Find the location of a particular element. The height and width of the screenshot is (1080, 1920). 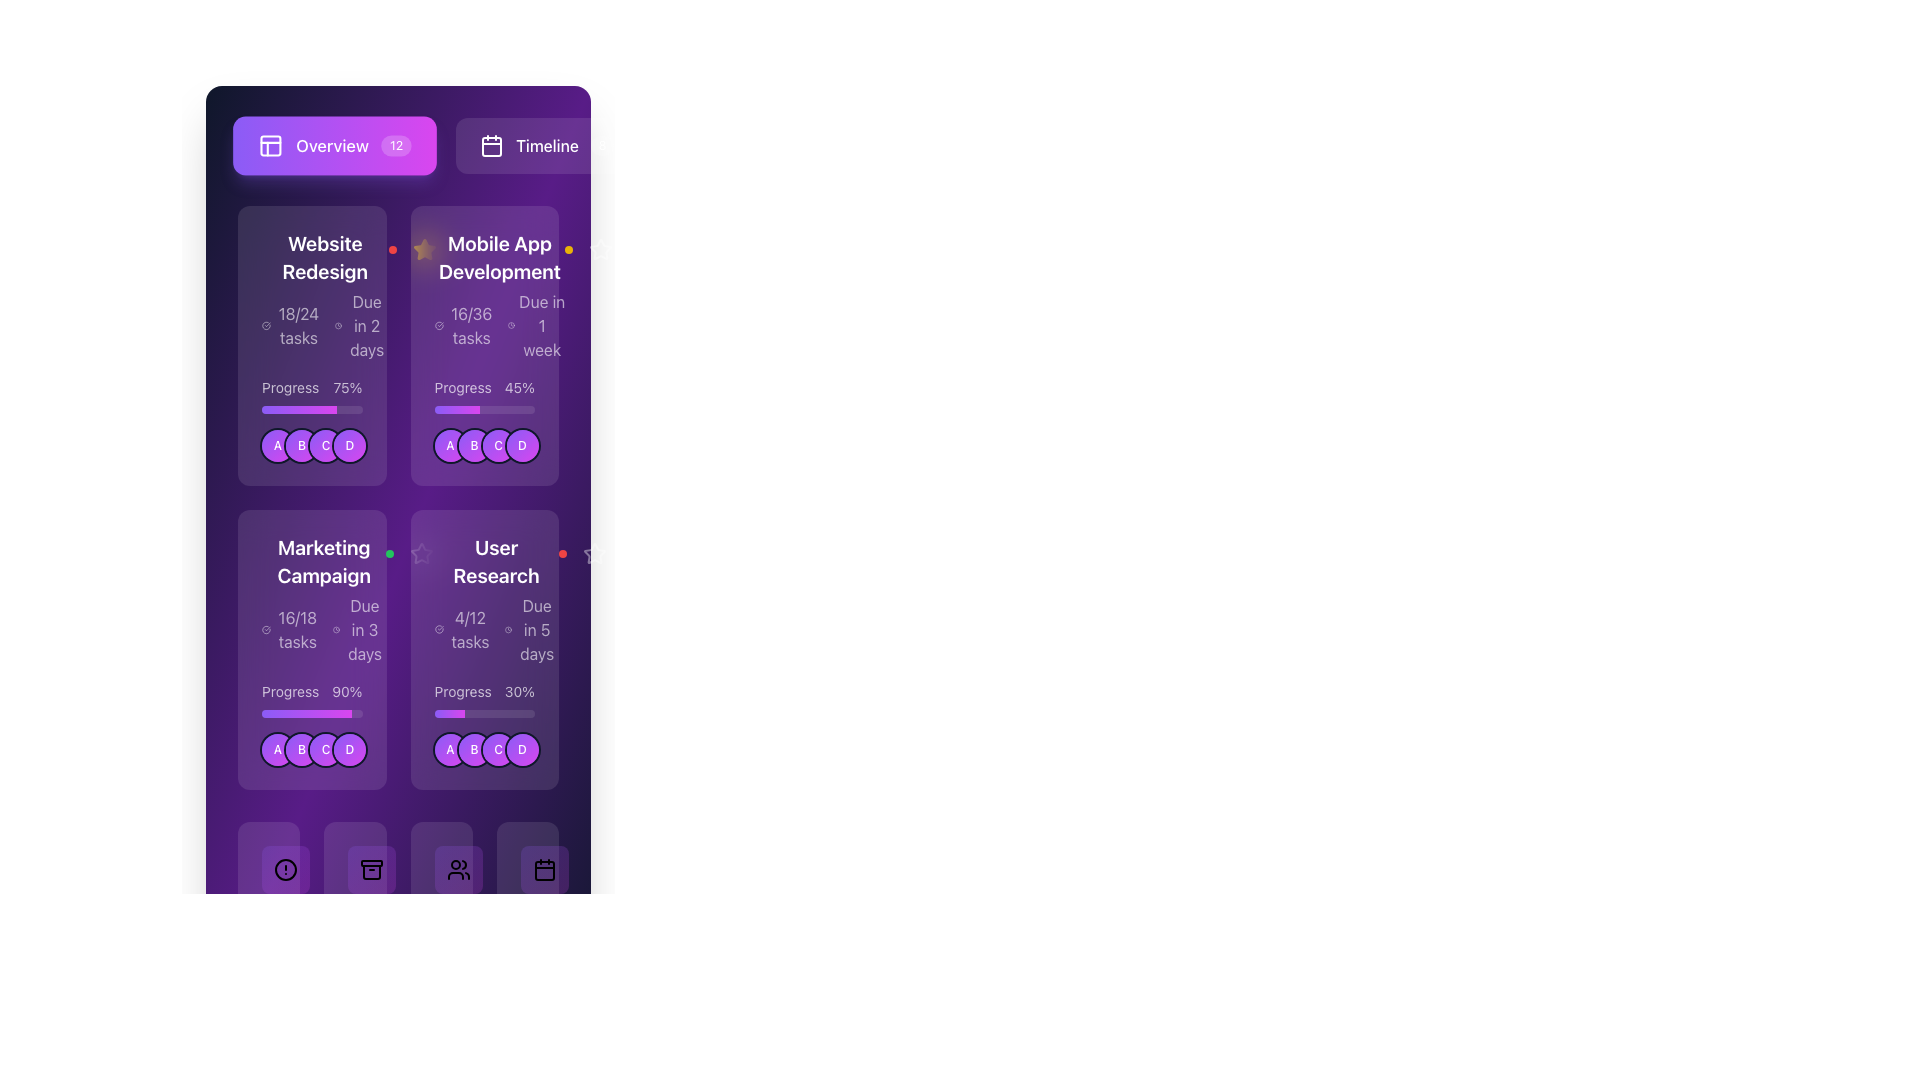

the star icon located in the top-right quadrant of the 'Mobile App Development' card is located at coordinates (423, 248).